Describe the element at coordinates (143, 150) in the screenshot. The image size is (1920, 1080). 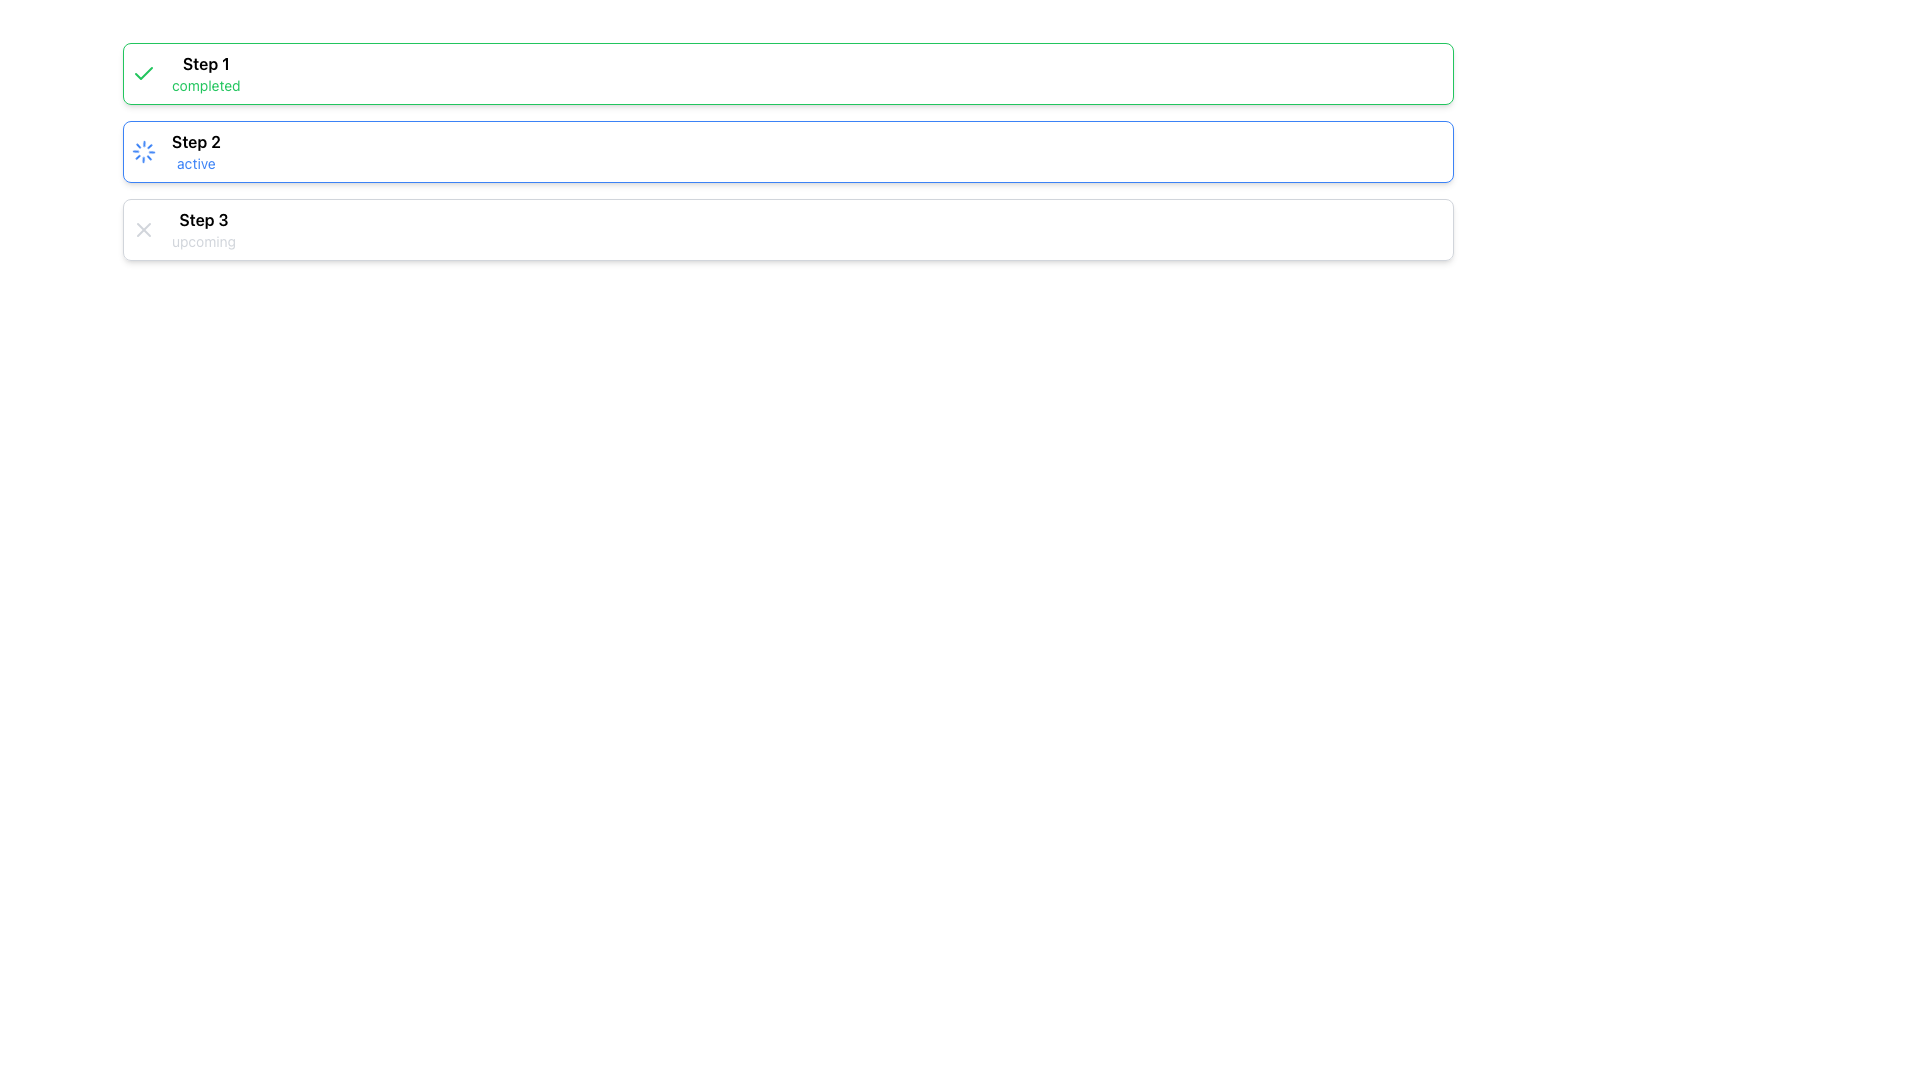
I see `the blue circular spinner icon indicating the loading state in the 'Step 2' section of the step indicator UI` at that location.